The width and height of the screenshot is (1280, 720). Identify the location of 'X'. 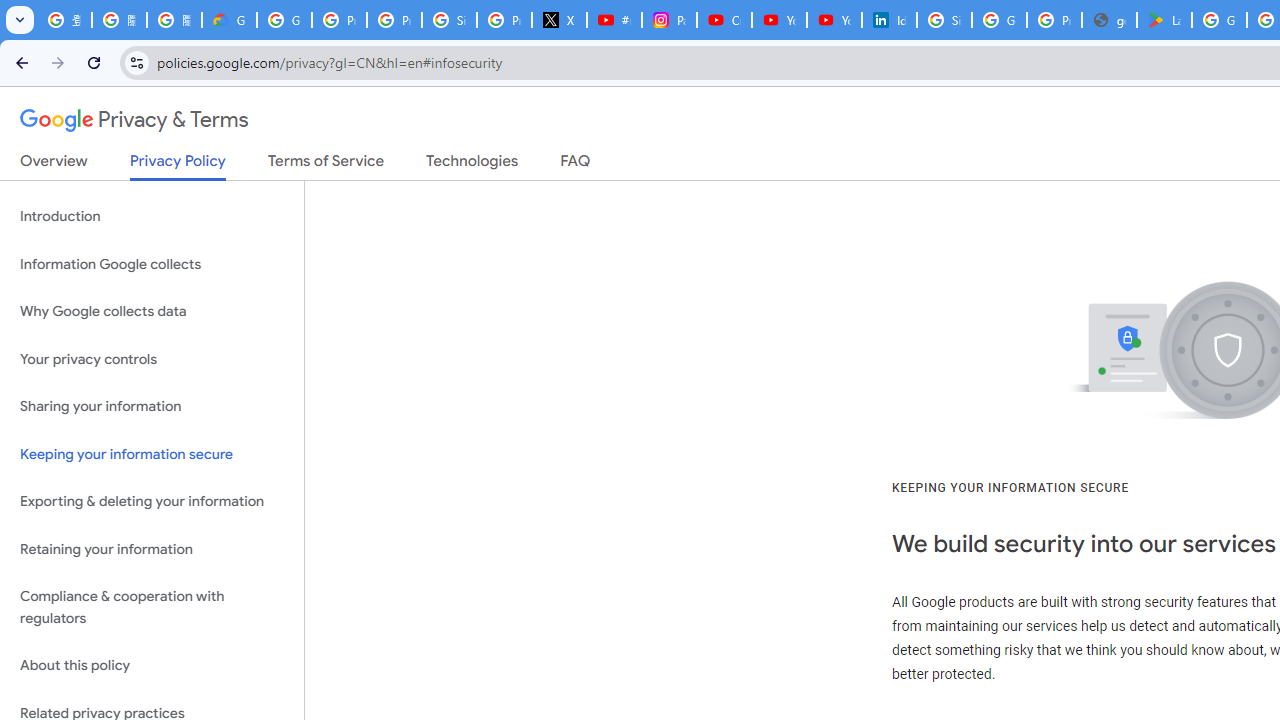
(560, 20).